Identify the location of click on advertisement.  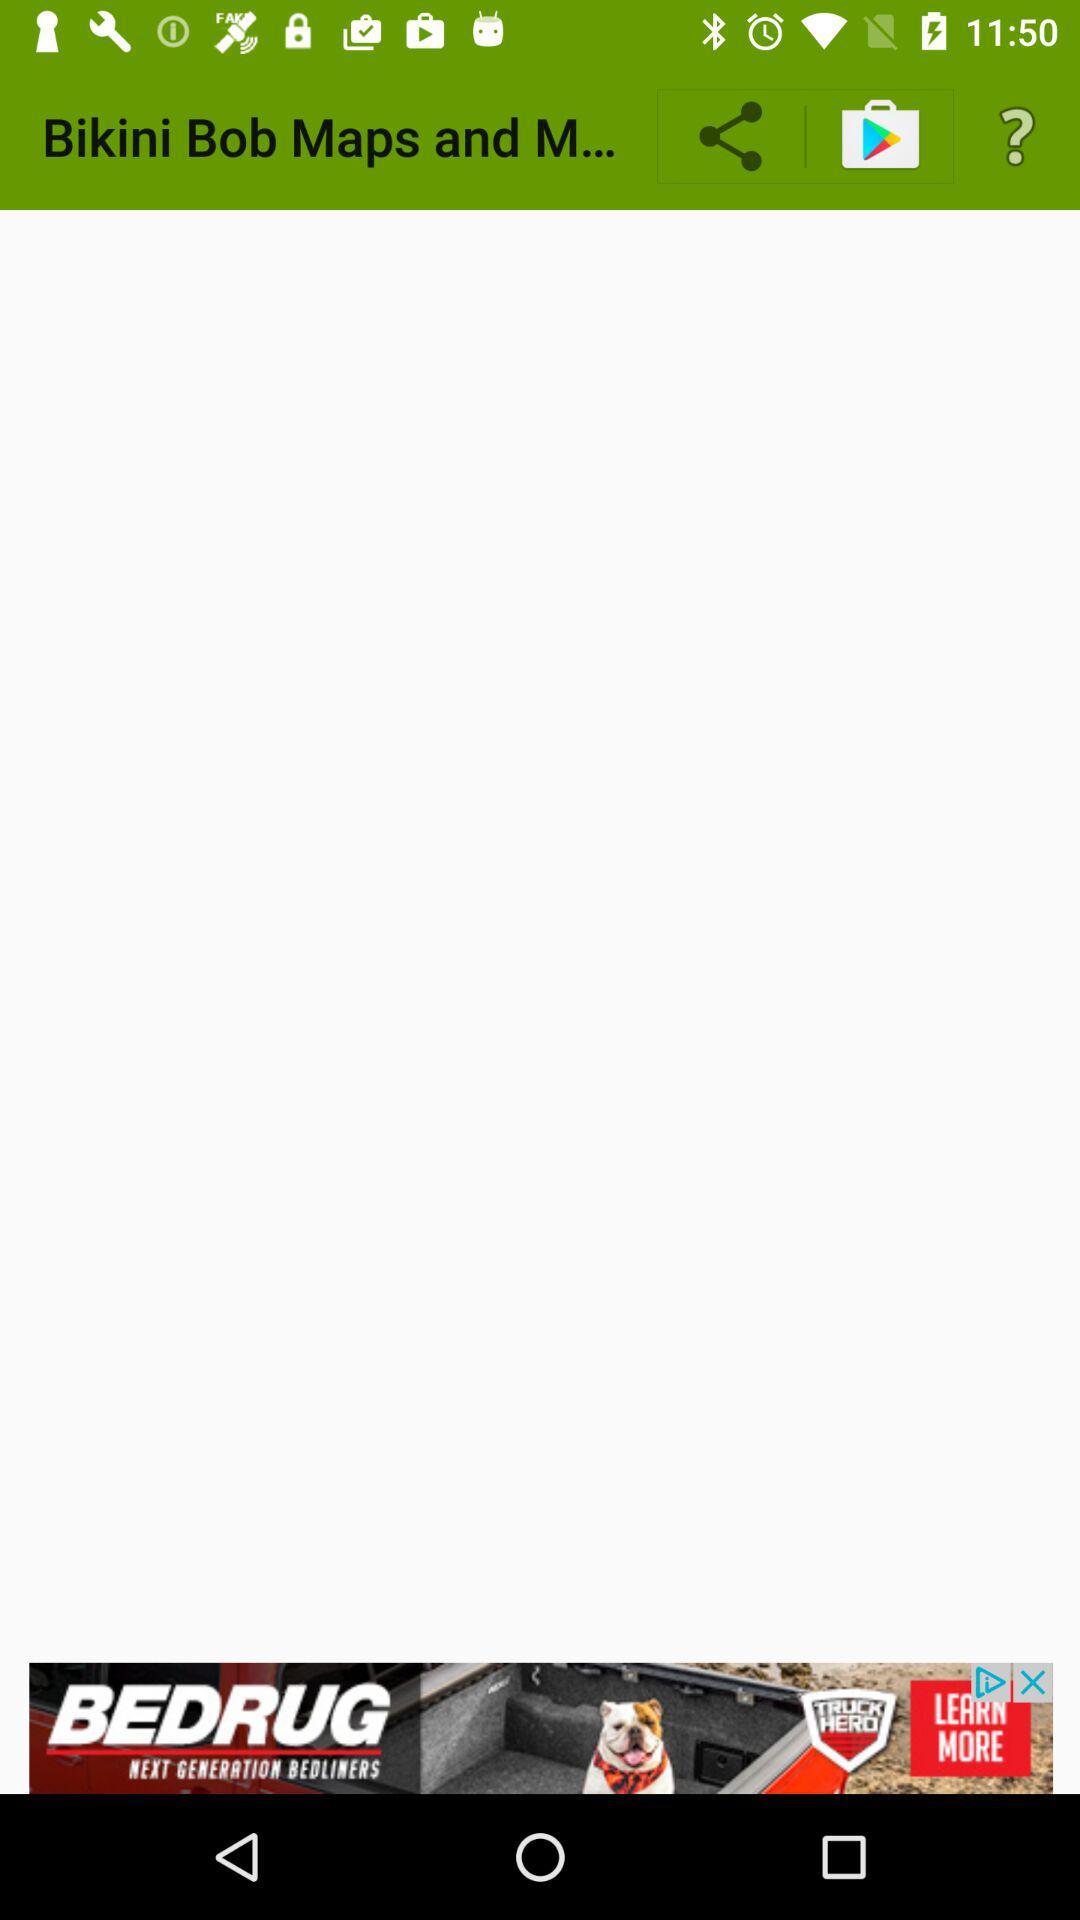
(540, 1727).